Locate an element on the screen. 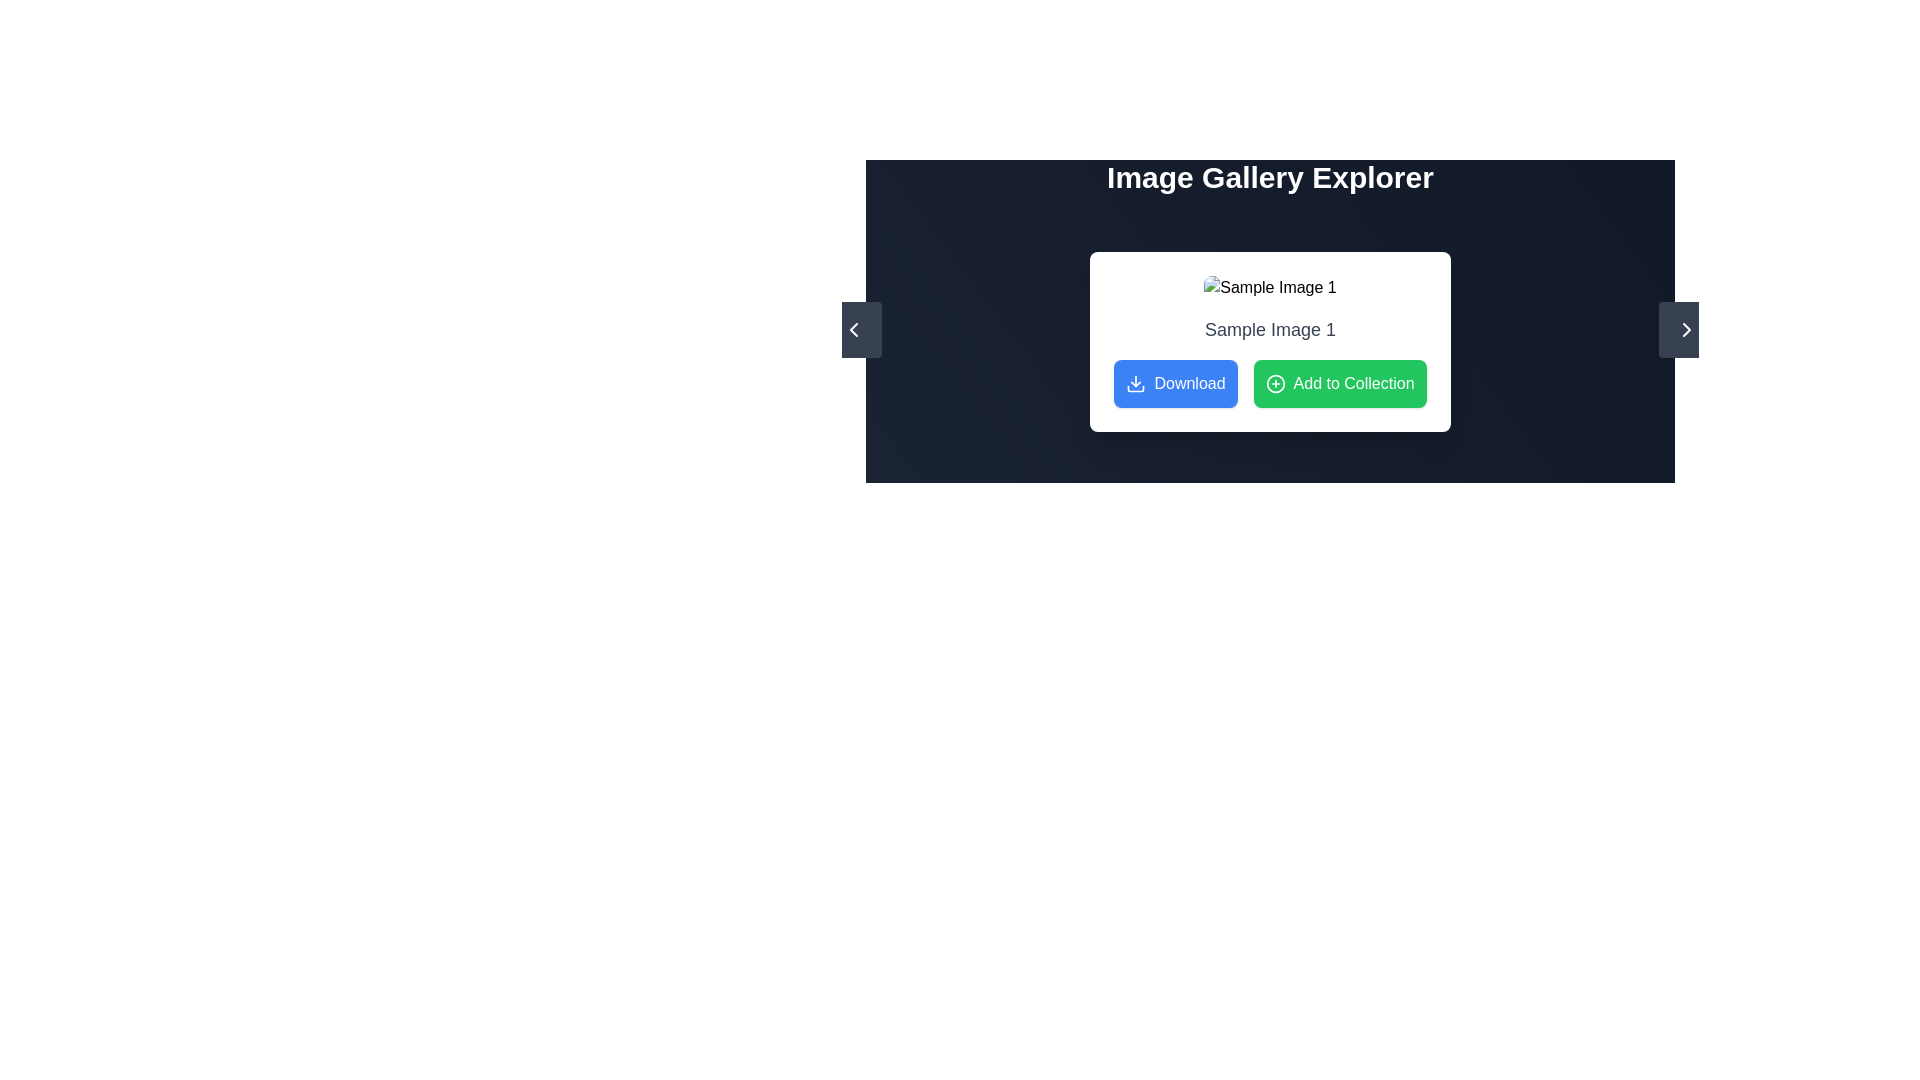 The height and width of the screenshot is (1080, 1920). the left-pointing chevron icon within the small rectangular button is located at coordinates (854, 329).